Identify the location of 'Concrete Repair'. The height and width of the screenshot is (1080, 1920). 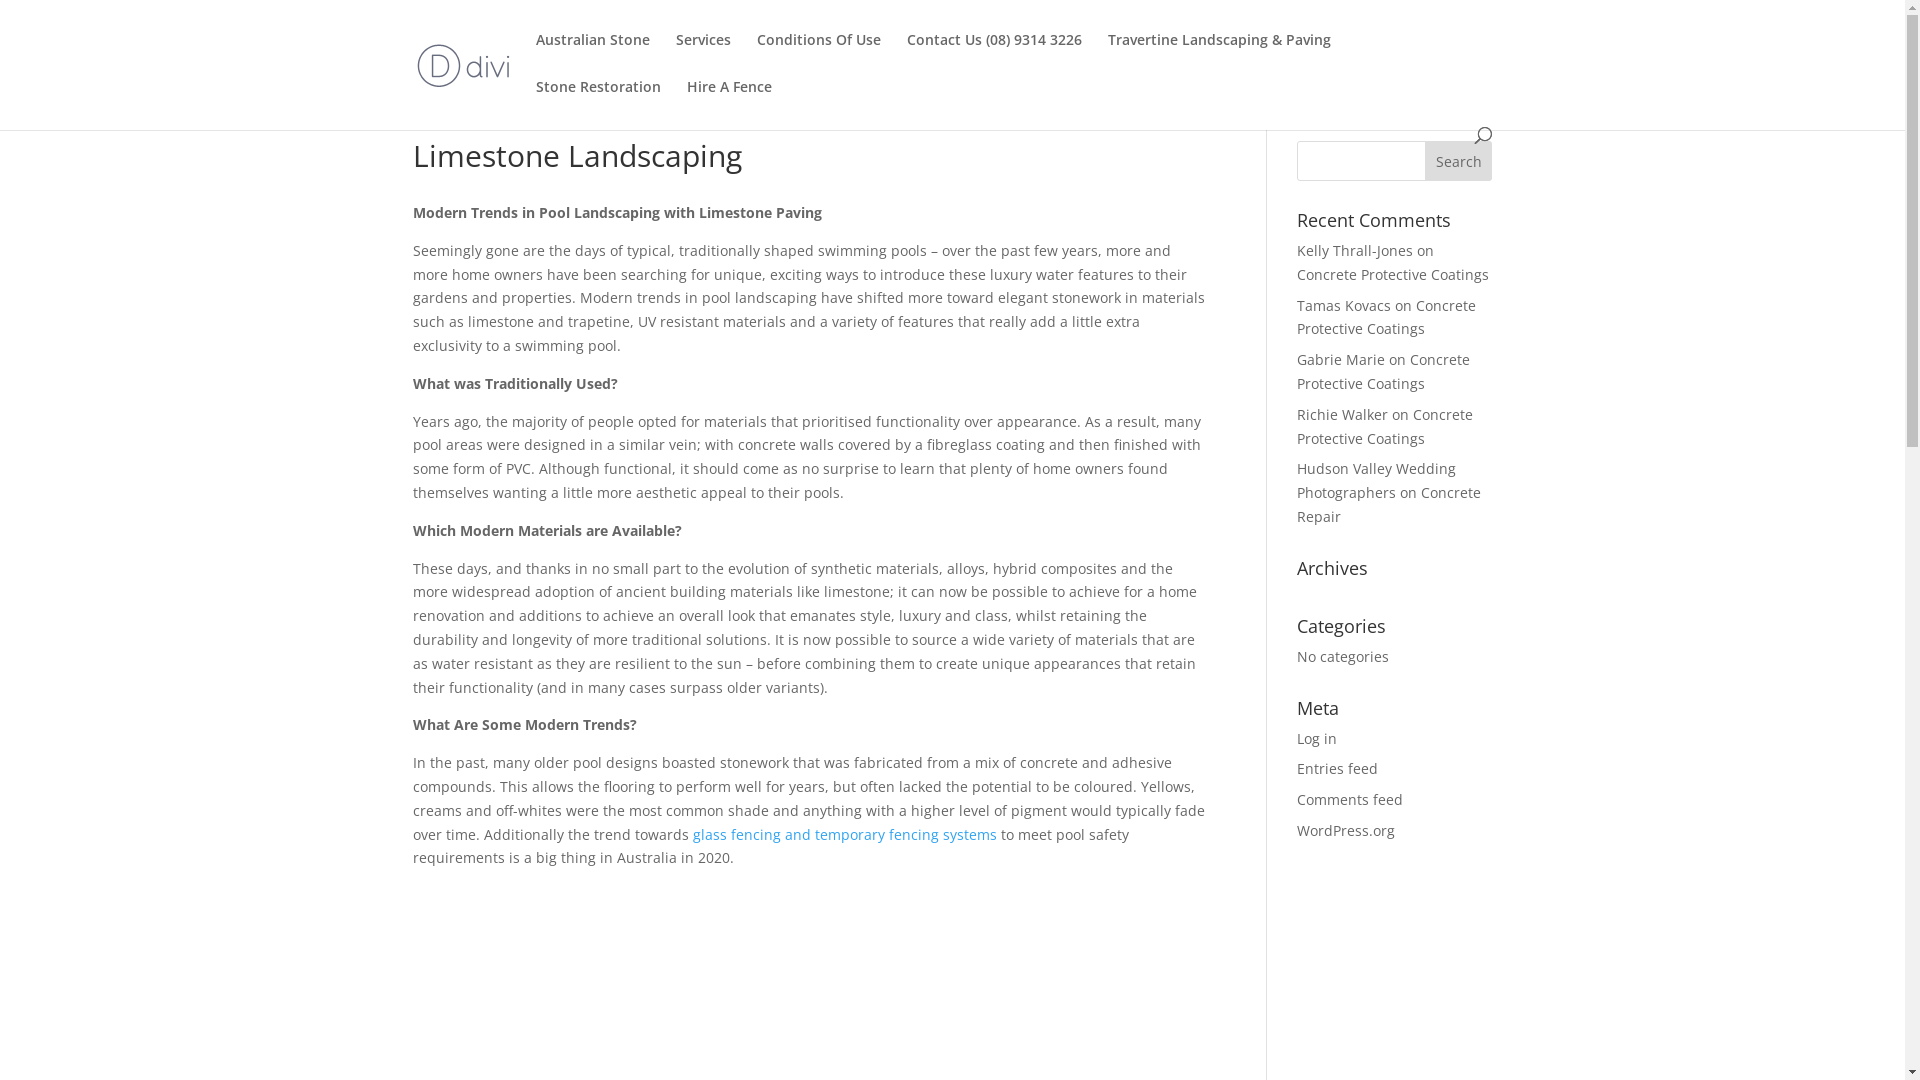
(1387, 503).